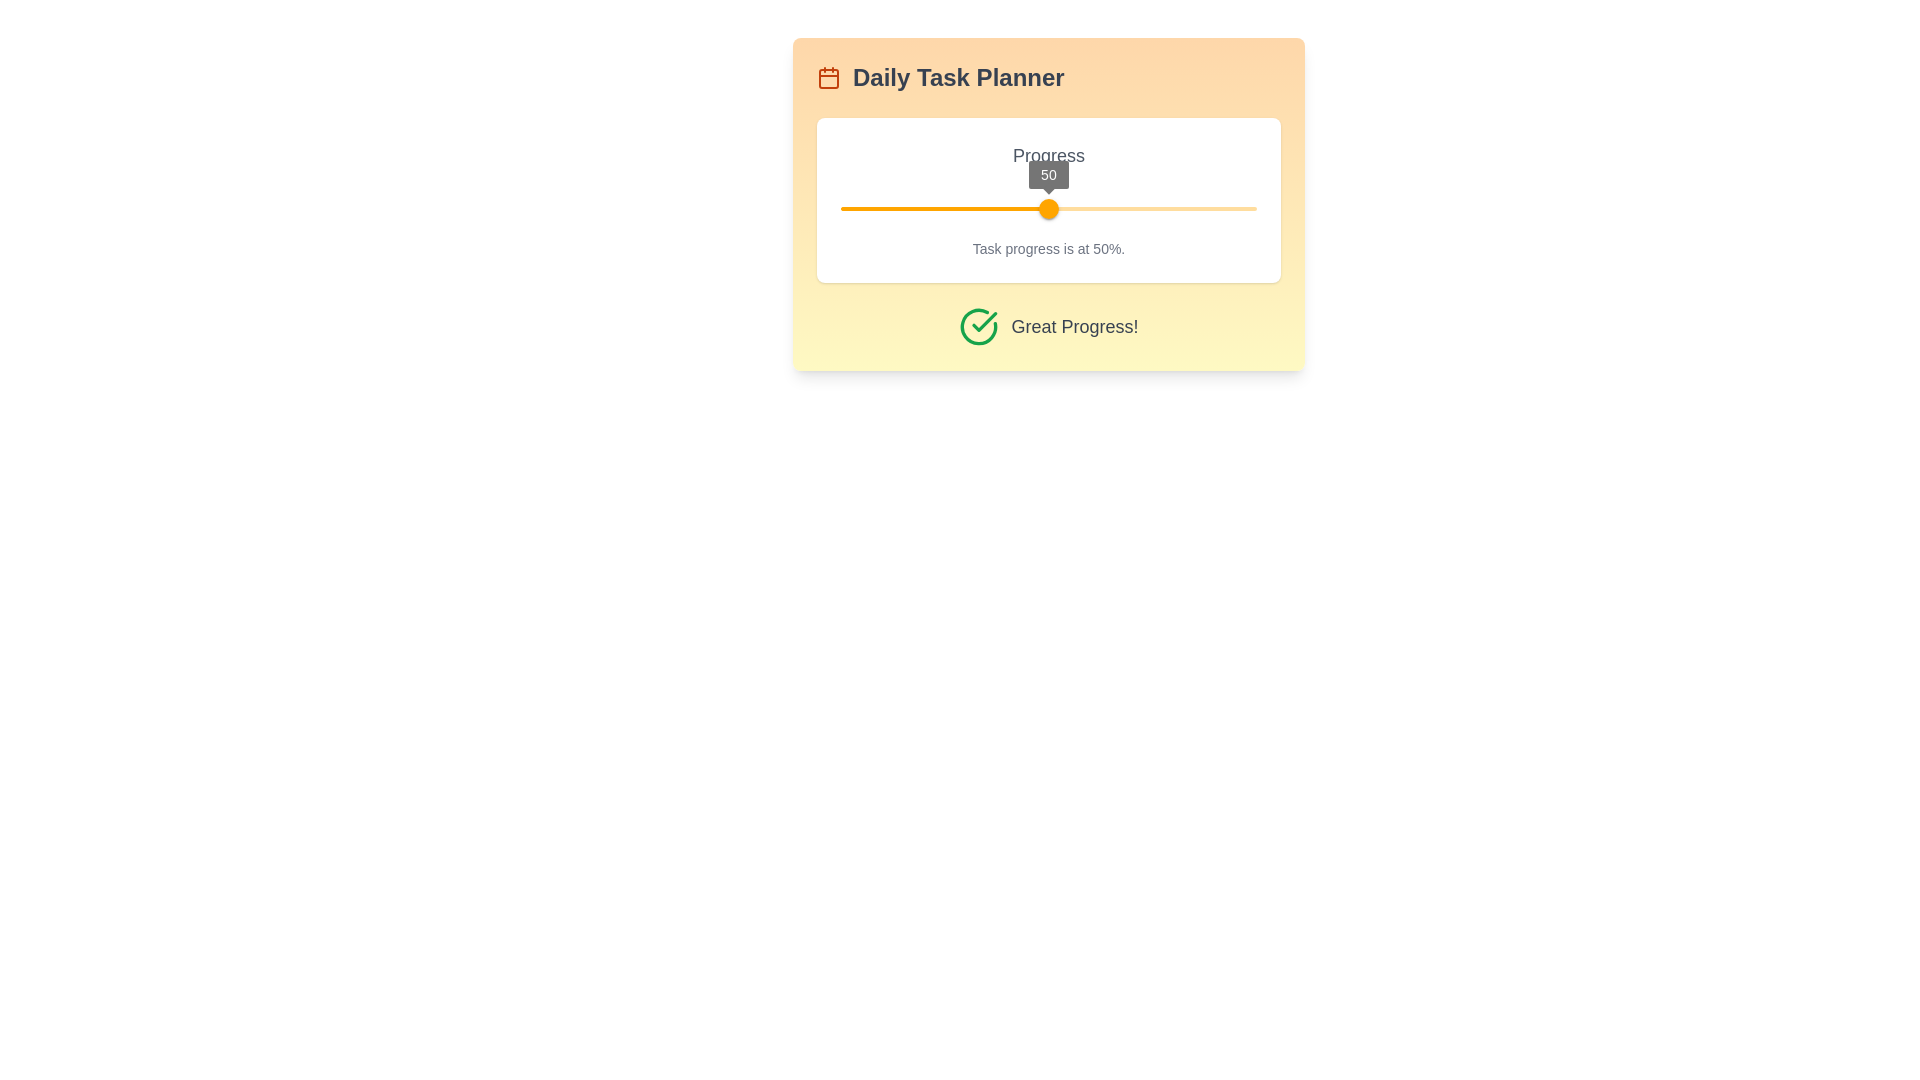 Image resolution: width=1920 pixels, height=1080 pixels. What do you see at coordinates (1048, 76) in the screenshot?
I see `the Header with an Icon that signifies the daily task planner for navigation` at bounding box center [1048, 76].